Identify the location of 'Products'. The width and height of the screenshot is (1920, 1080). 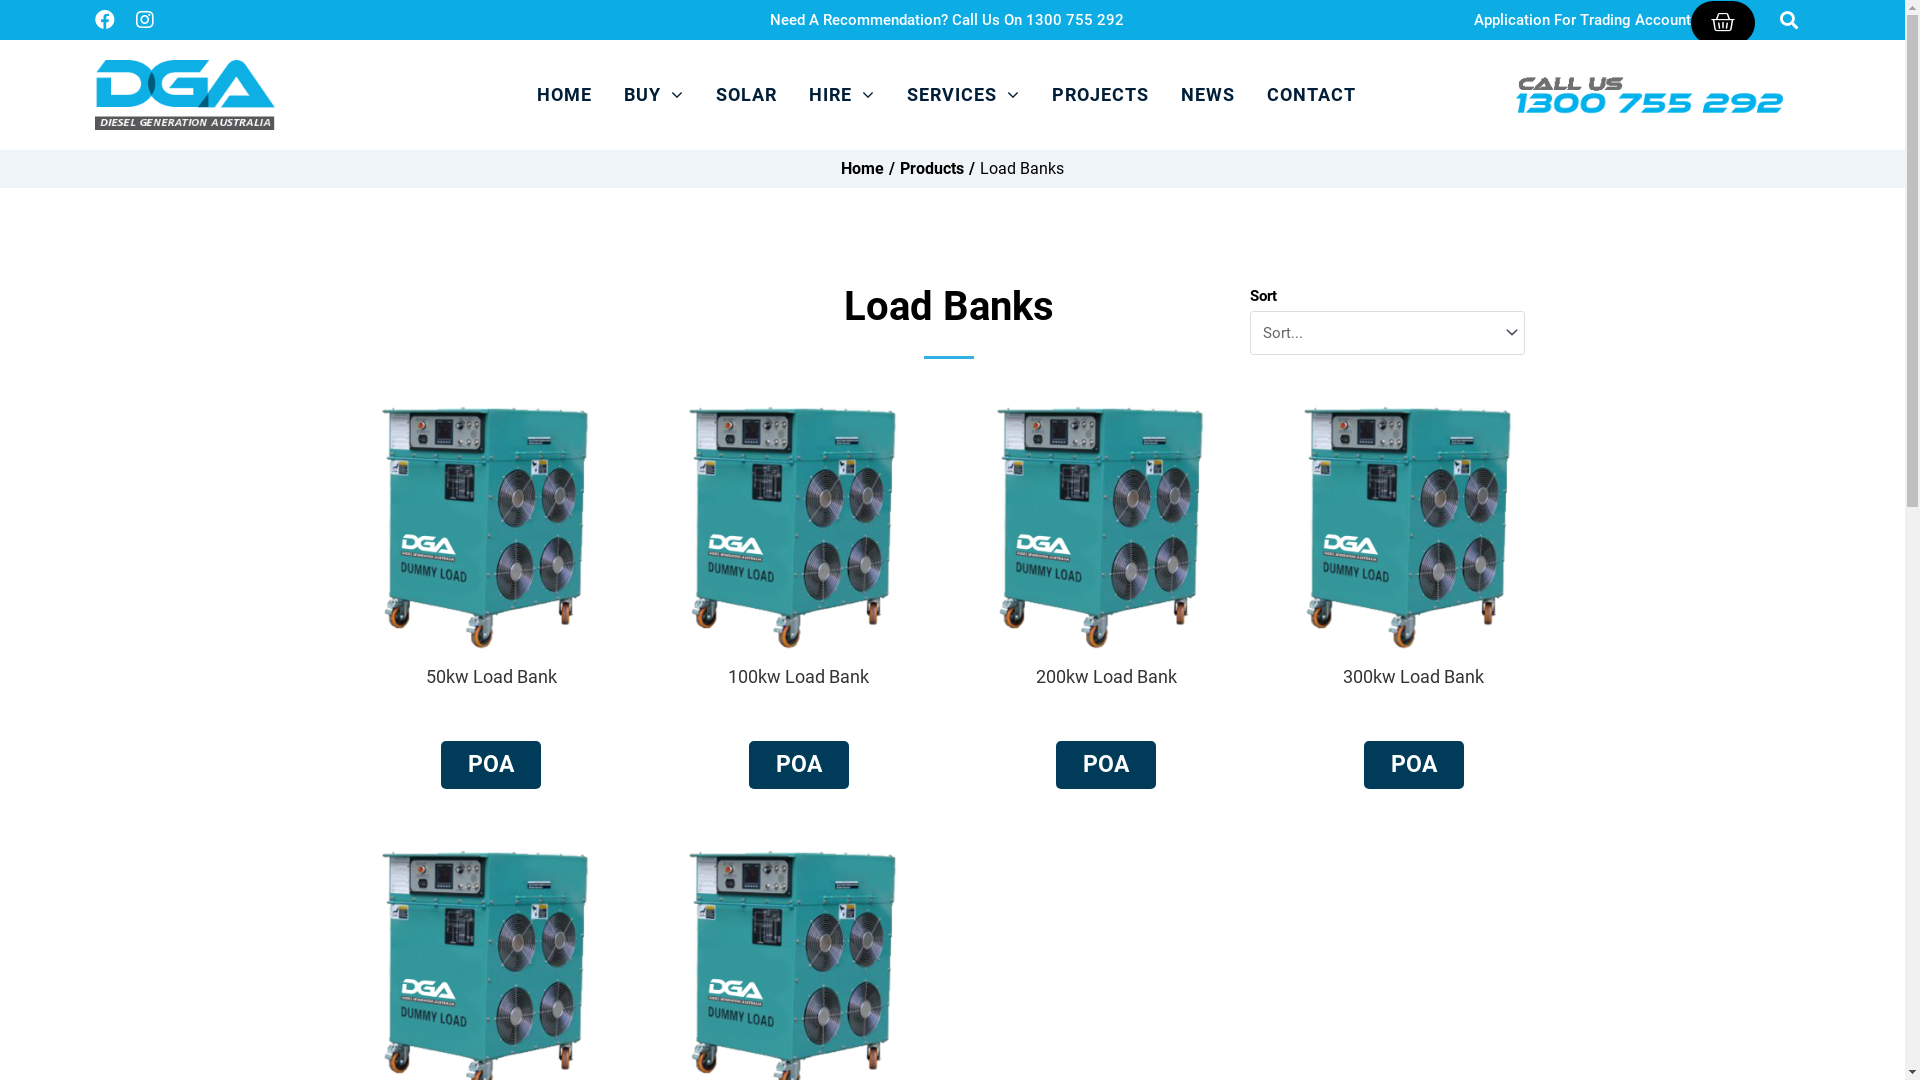
(930, 168).